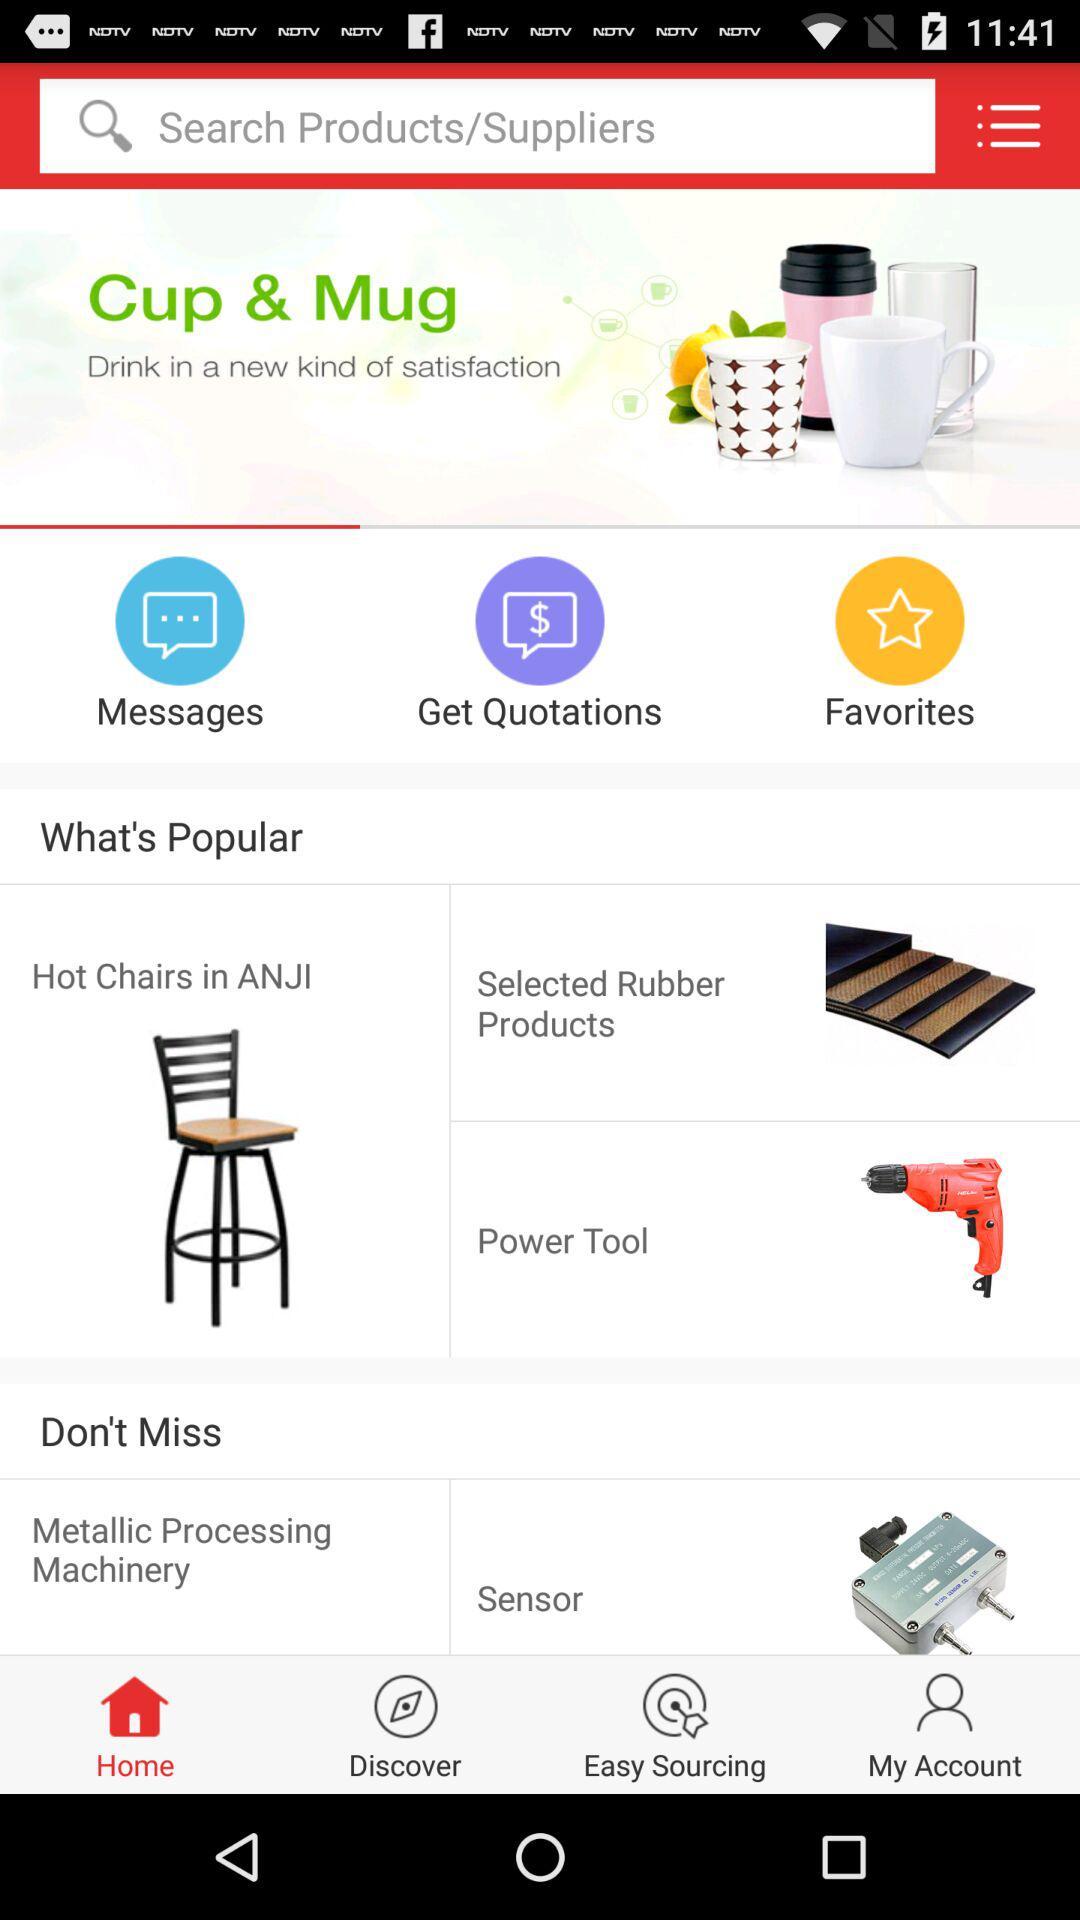 The image size is (1080, 1920). I want to click on the list icon, so click(1008, 133).